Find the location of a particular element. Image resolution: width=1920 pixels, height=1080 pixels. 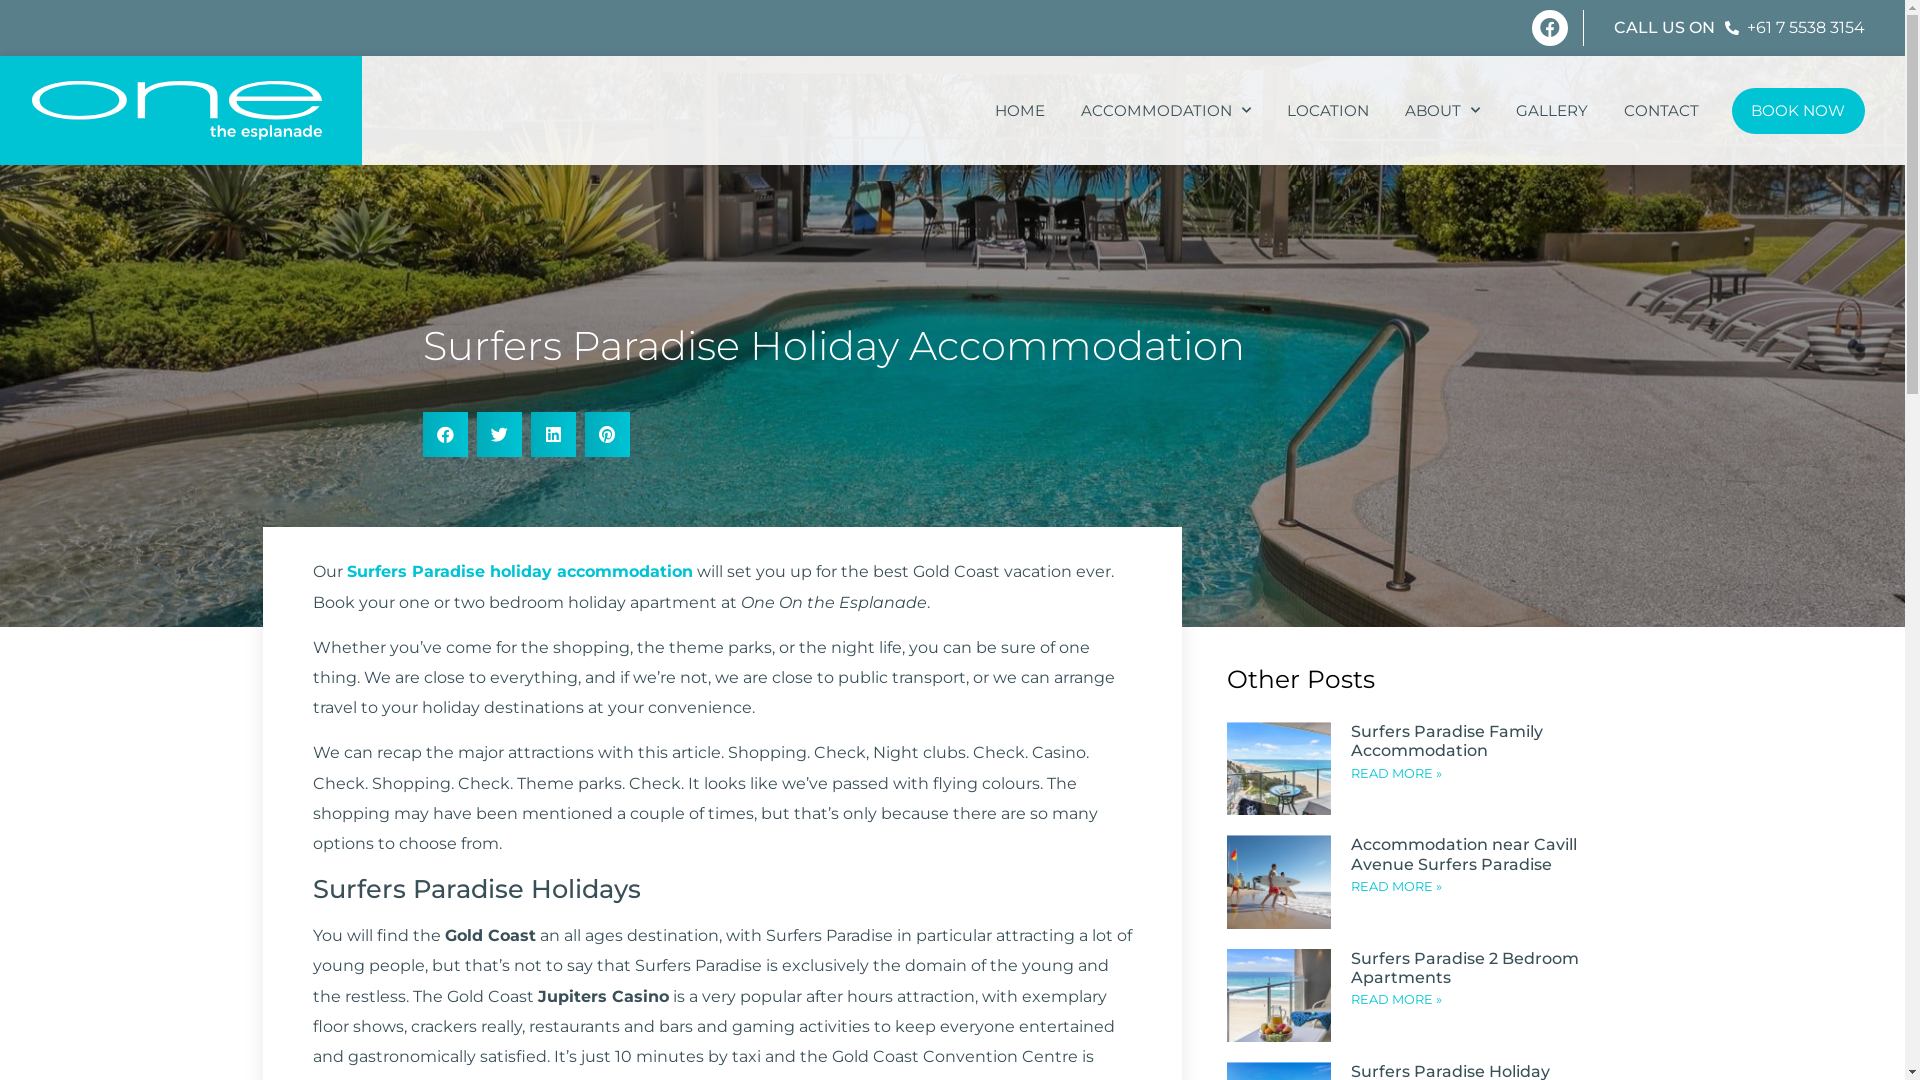

'BOOK NOW' is located at coordinates (1799, 111).